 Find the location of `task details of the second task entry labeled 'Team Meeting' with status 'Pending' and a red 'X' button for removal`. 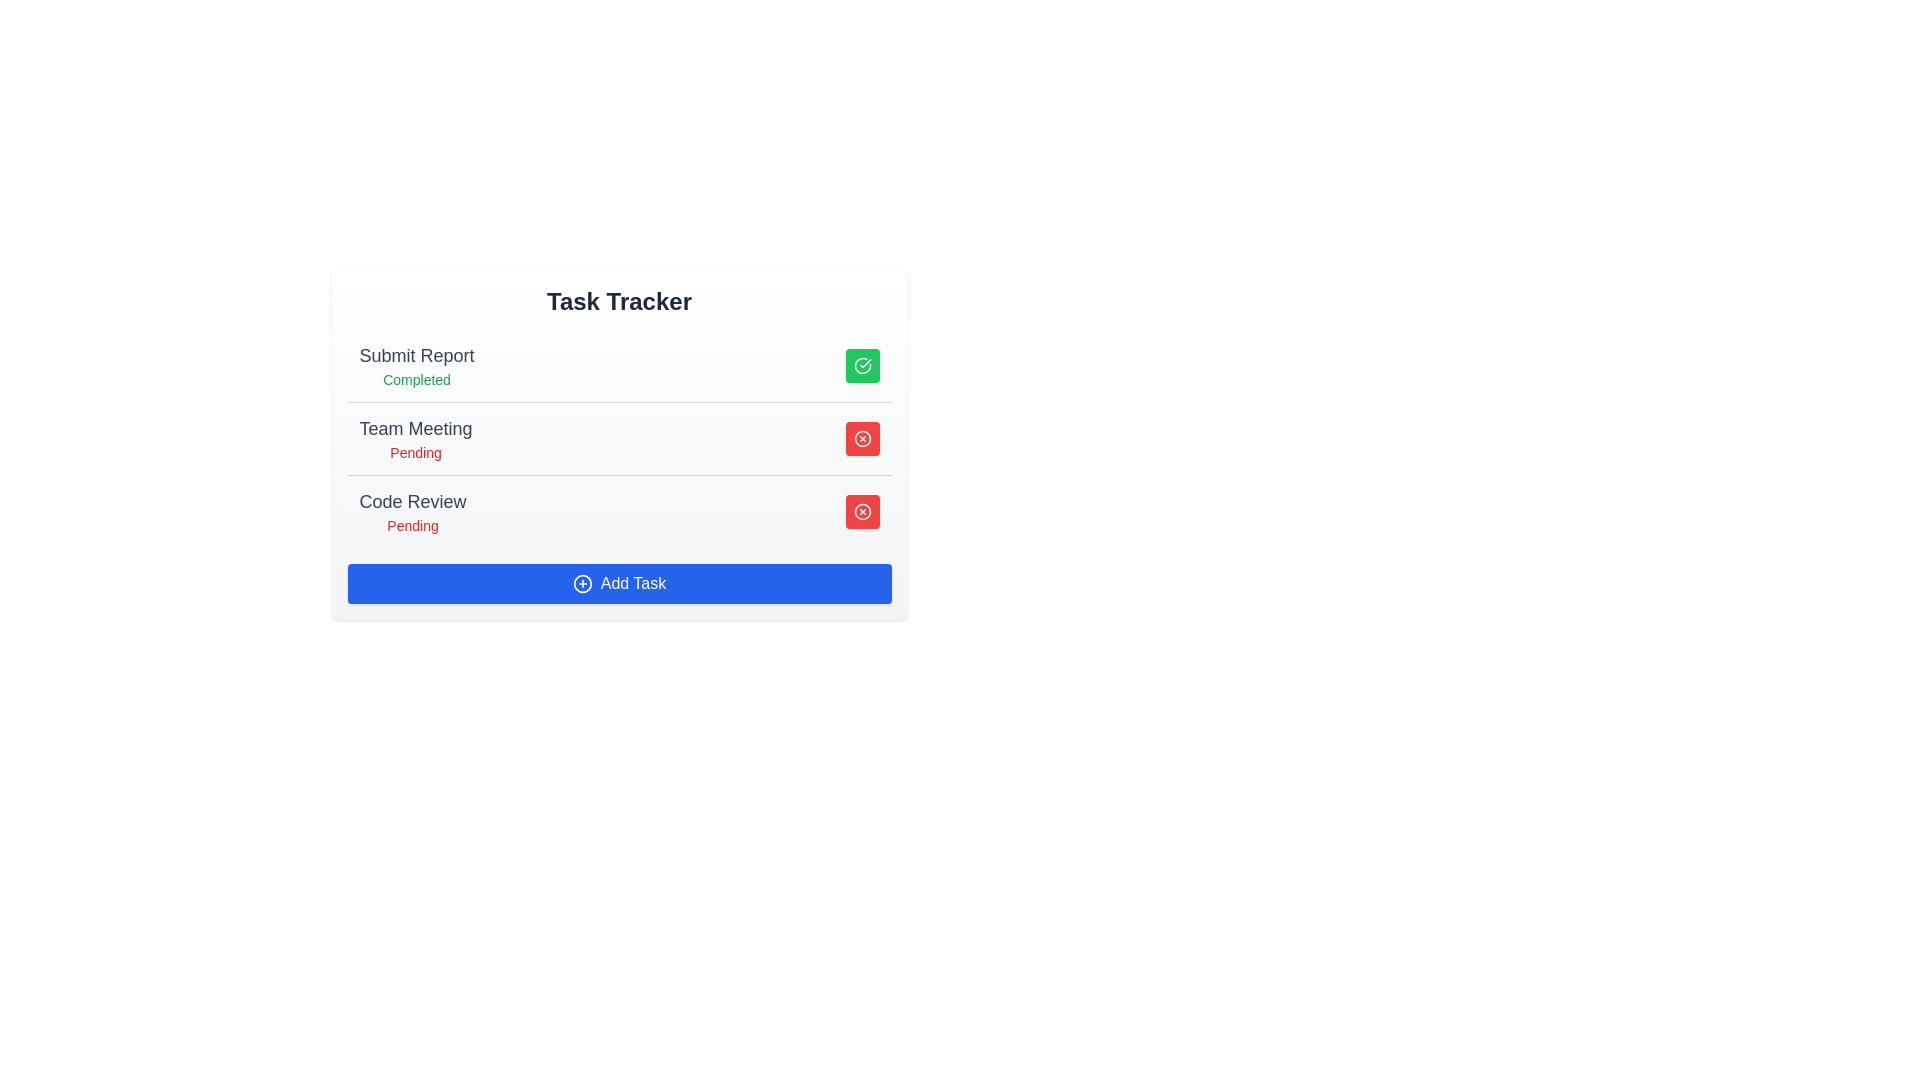

task details of the second task entry labeled 'Team Meeting' with status 'Pending' and a red 'X' button for removal is located at coordinates (618, 437).